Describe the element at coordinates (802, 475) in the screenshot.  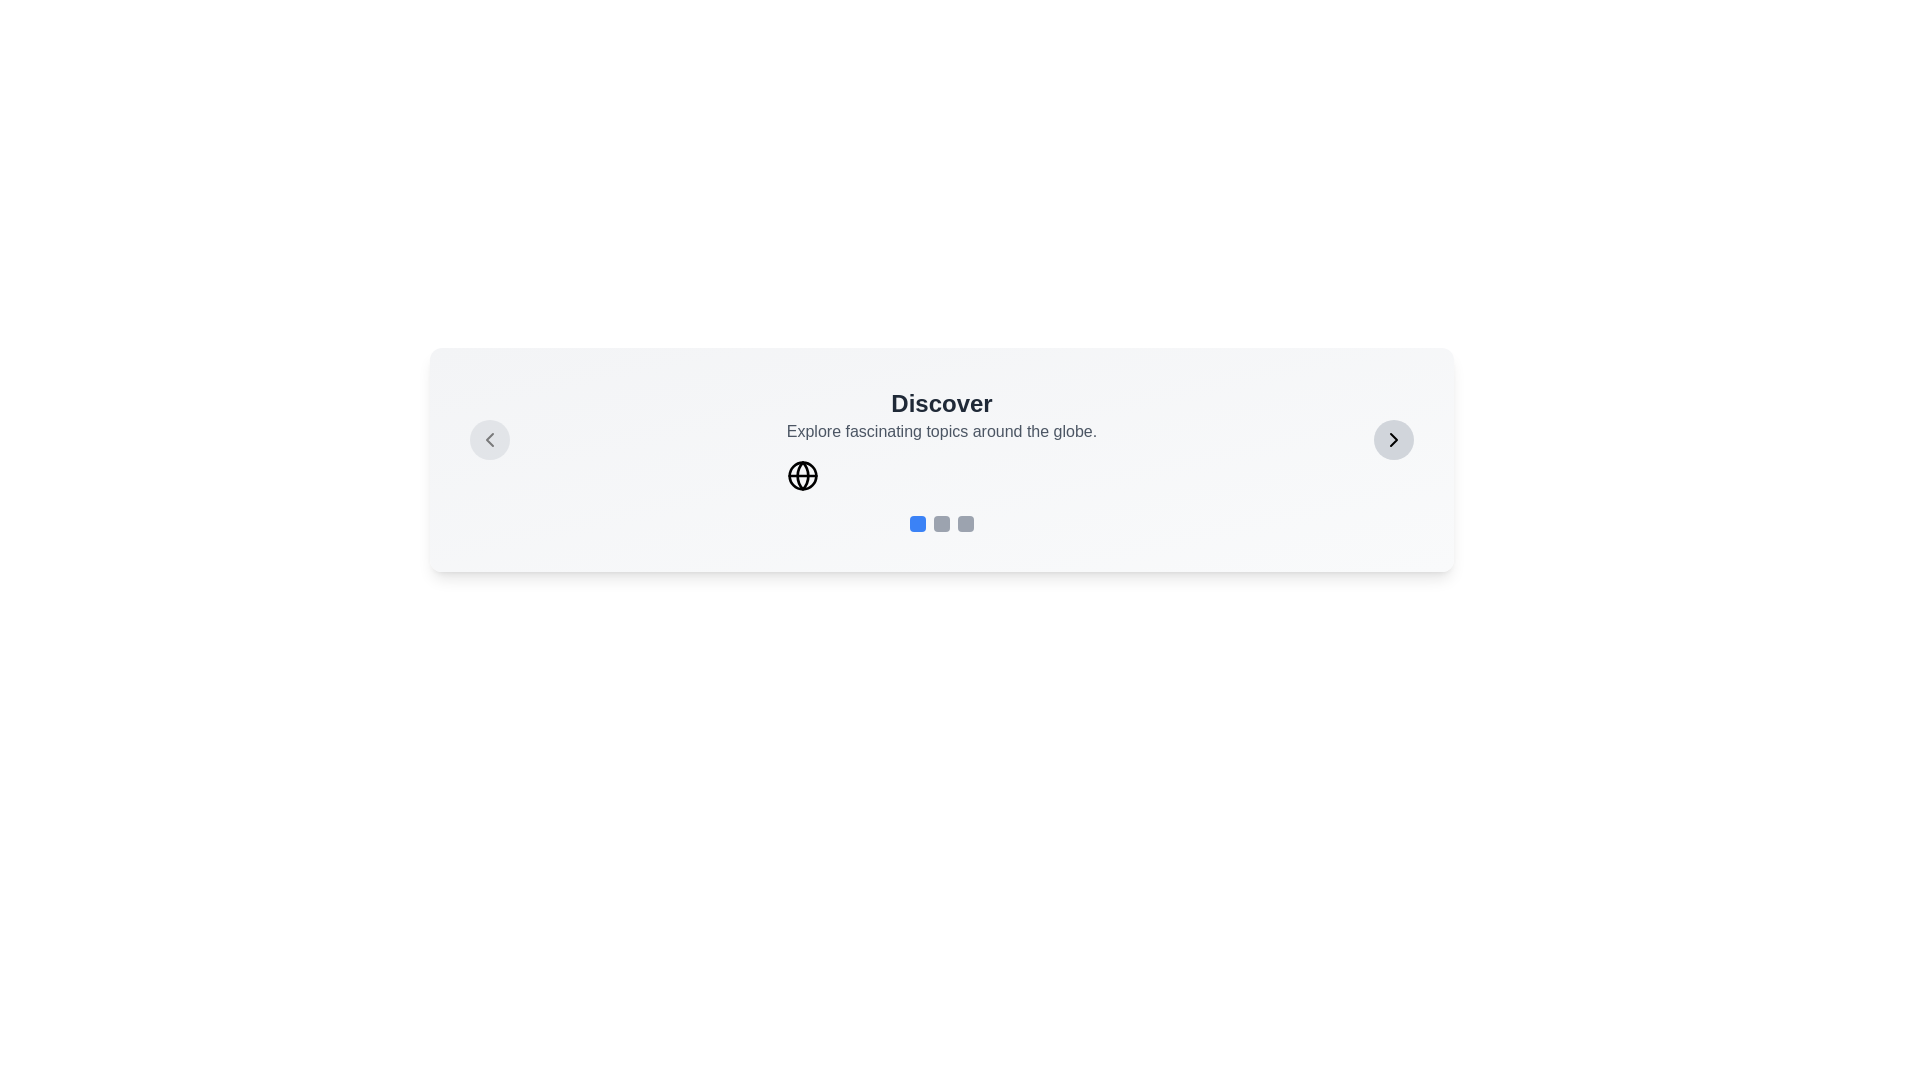
I see `the globe icon that signifies a global theme, likely indicating an action for exploring international content` at that location.